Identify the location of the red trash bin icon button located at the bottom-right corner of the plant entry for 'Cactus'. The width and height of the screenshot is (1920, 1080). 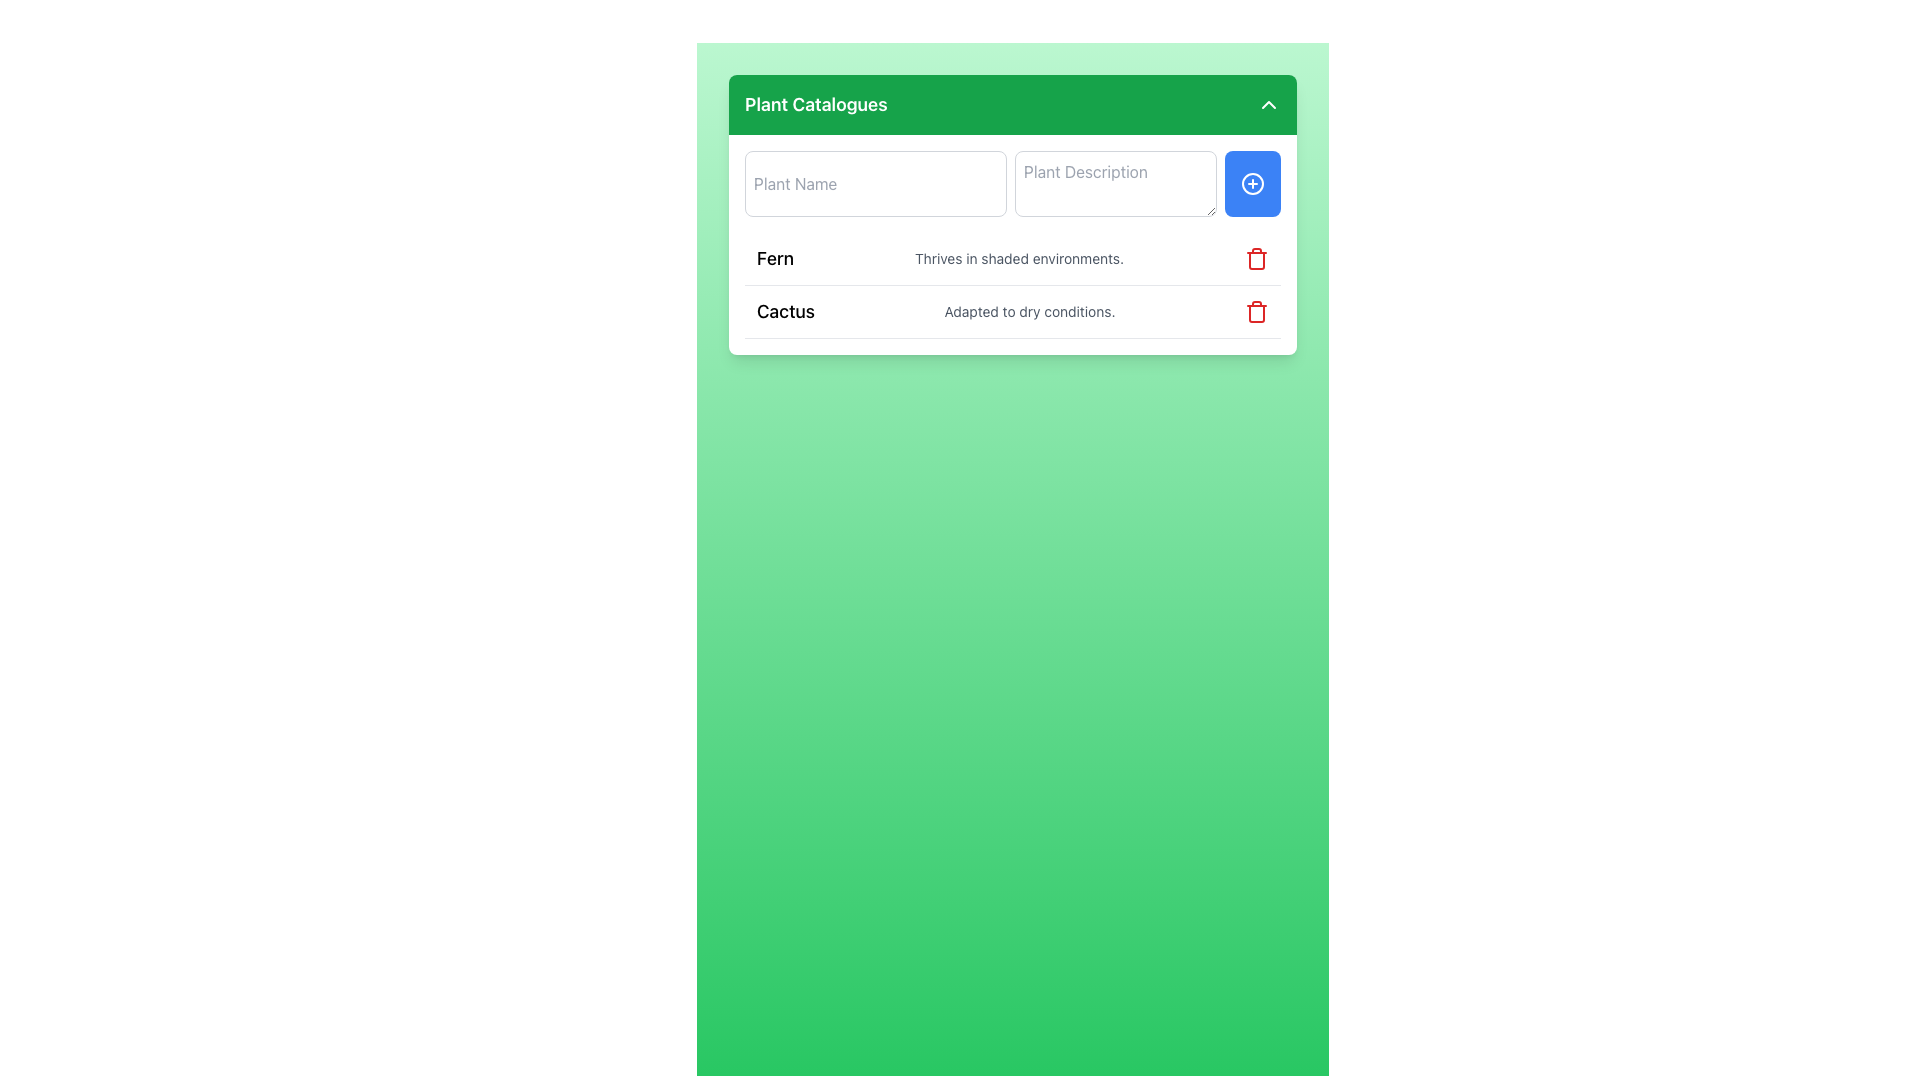
(1256, 312).